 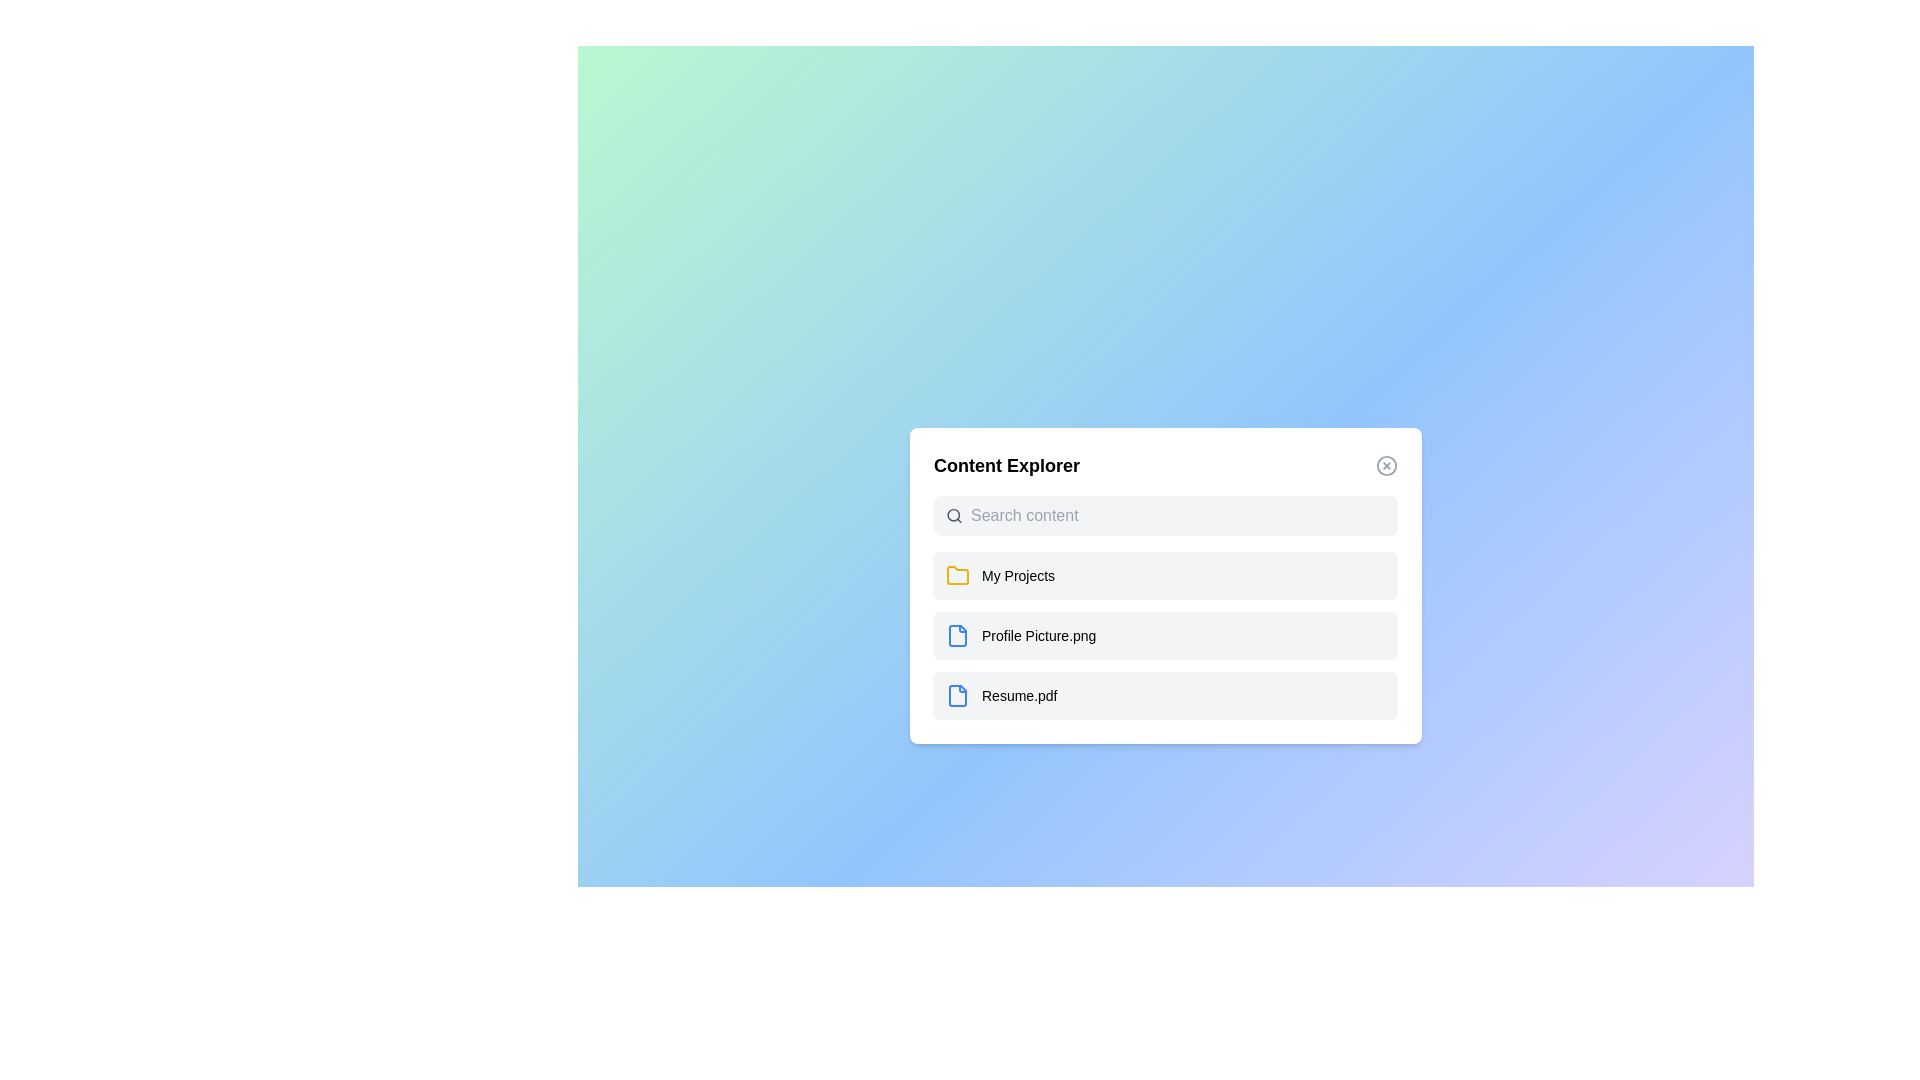 I want to click on the content item My Projects from the list, so click(x=1166, y=575).